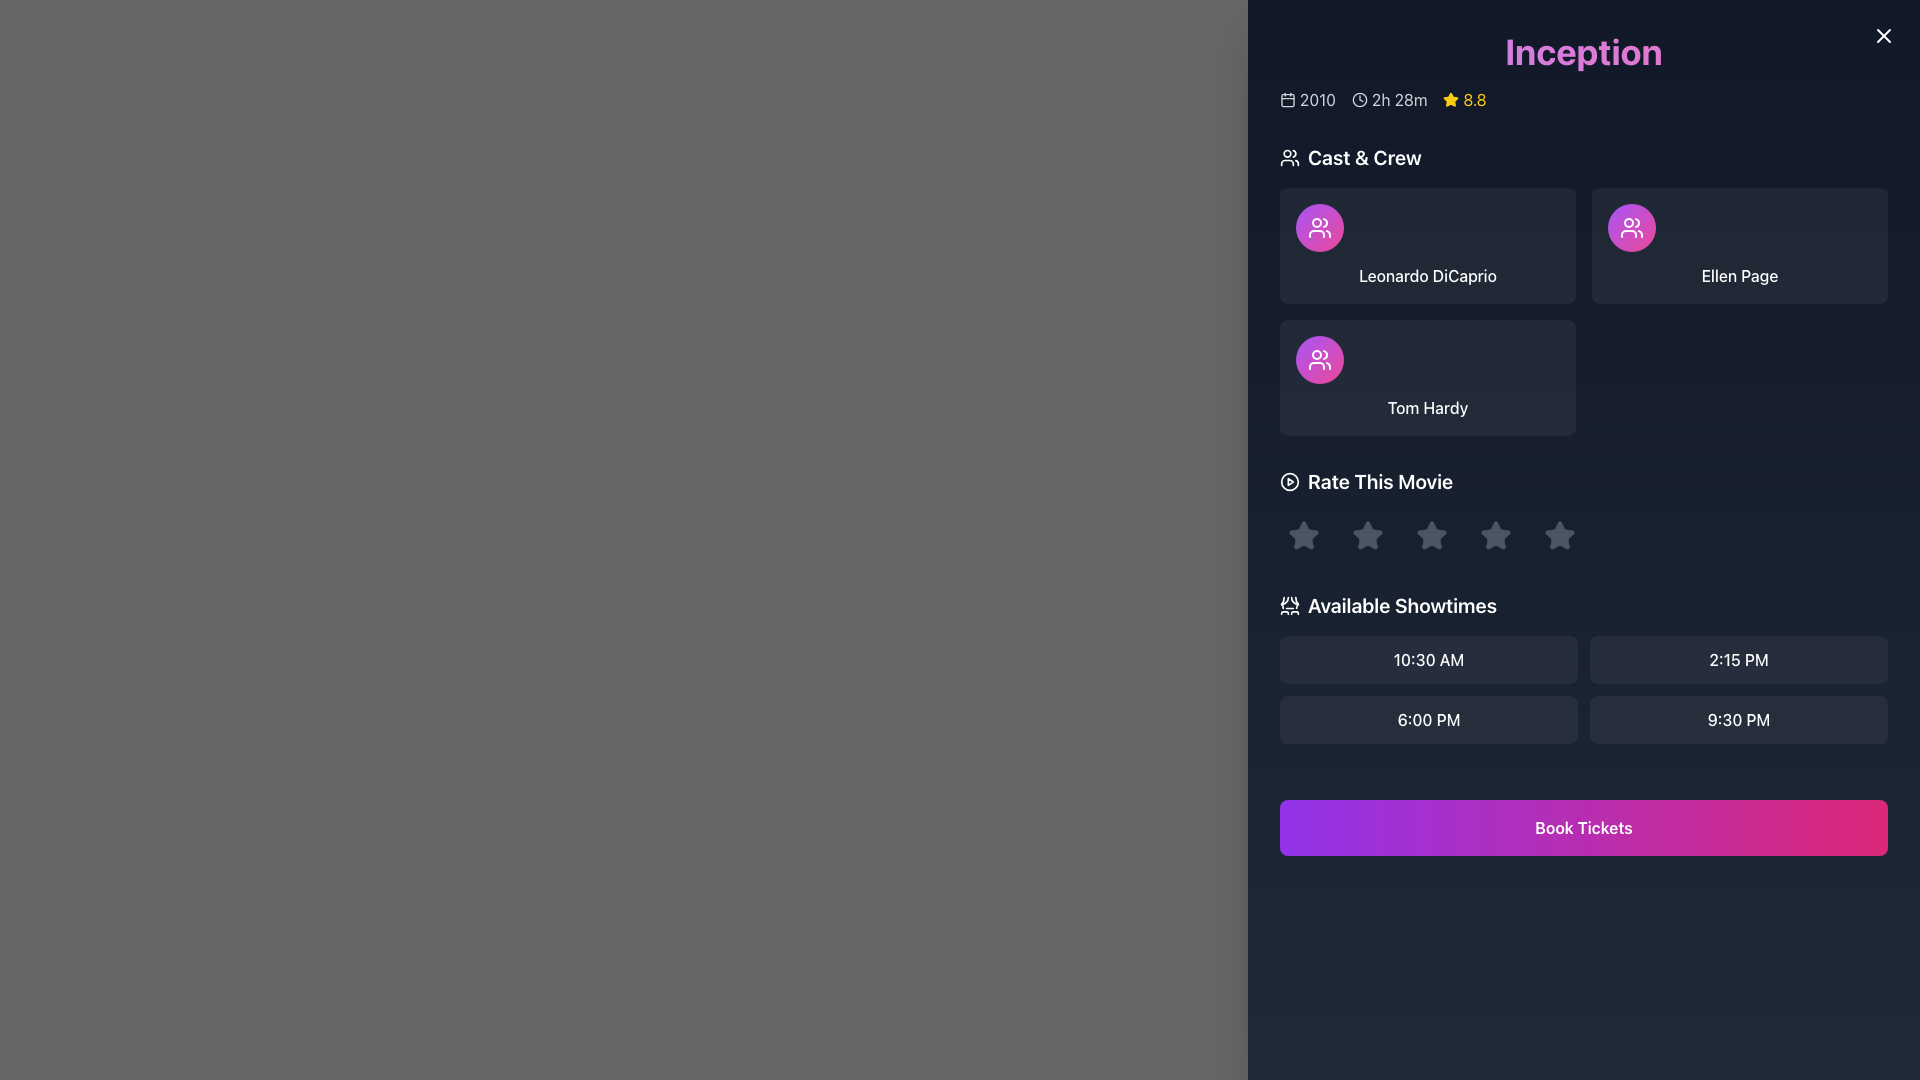  What do you see at coordinates (1320, 226) in the screenshot?
I see `the icon depicting two simplified human figures outlined in white, situated within a circular gradient background, located in the top-left corner of the cast card for 'Ellen Page' in the 'Cast & Crew' section` at bounding box center [1320, 226].